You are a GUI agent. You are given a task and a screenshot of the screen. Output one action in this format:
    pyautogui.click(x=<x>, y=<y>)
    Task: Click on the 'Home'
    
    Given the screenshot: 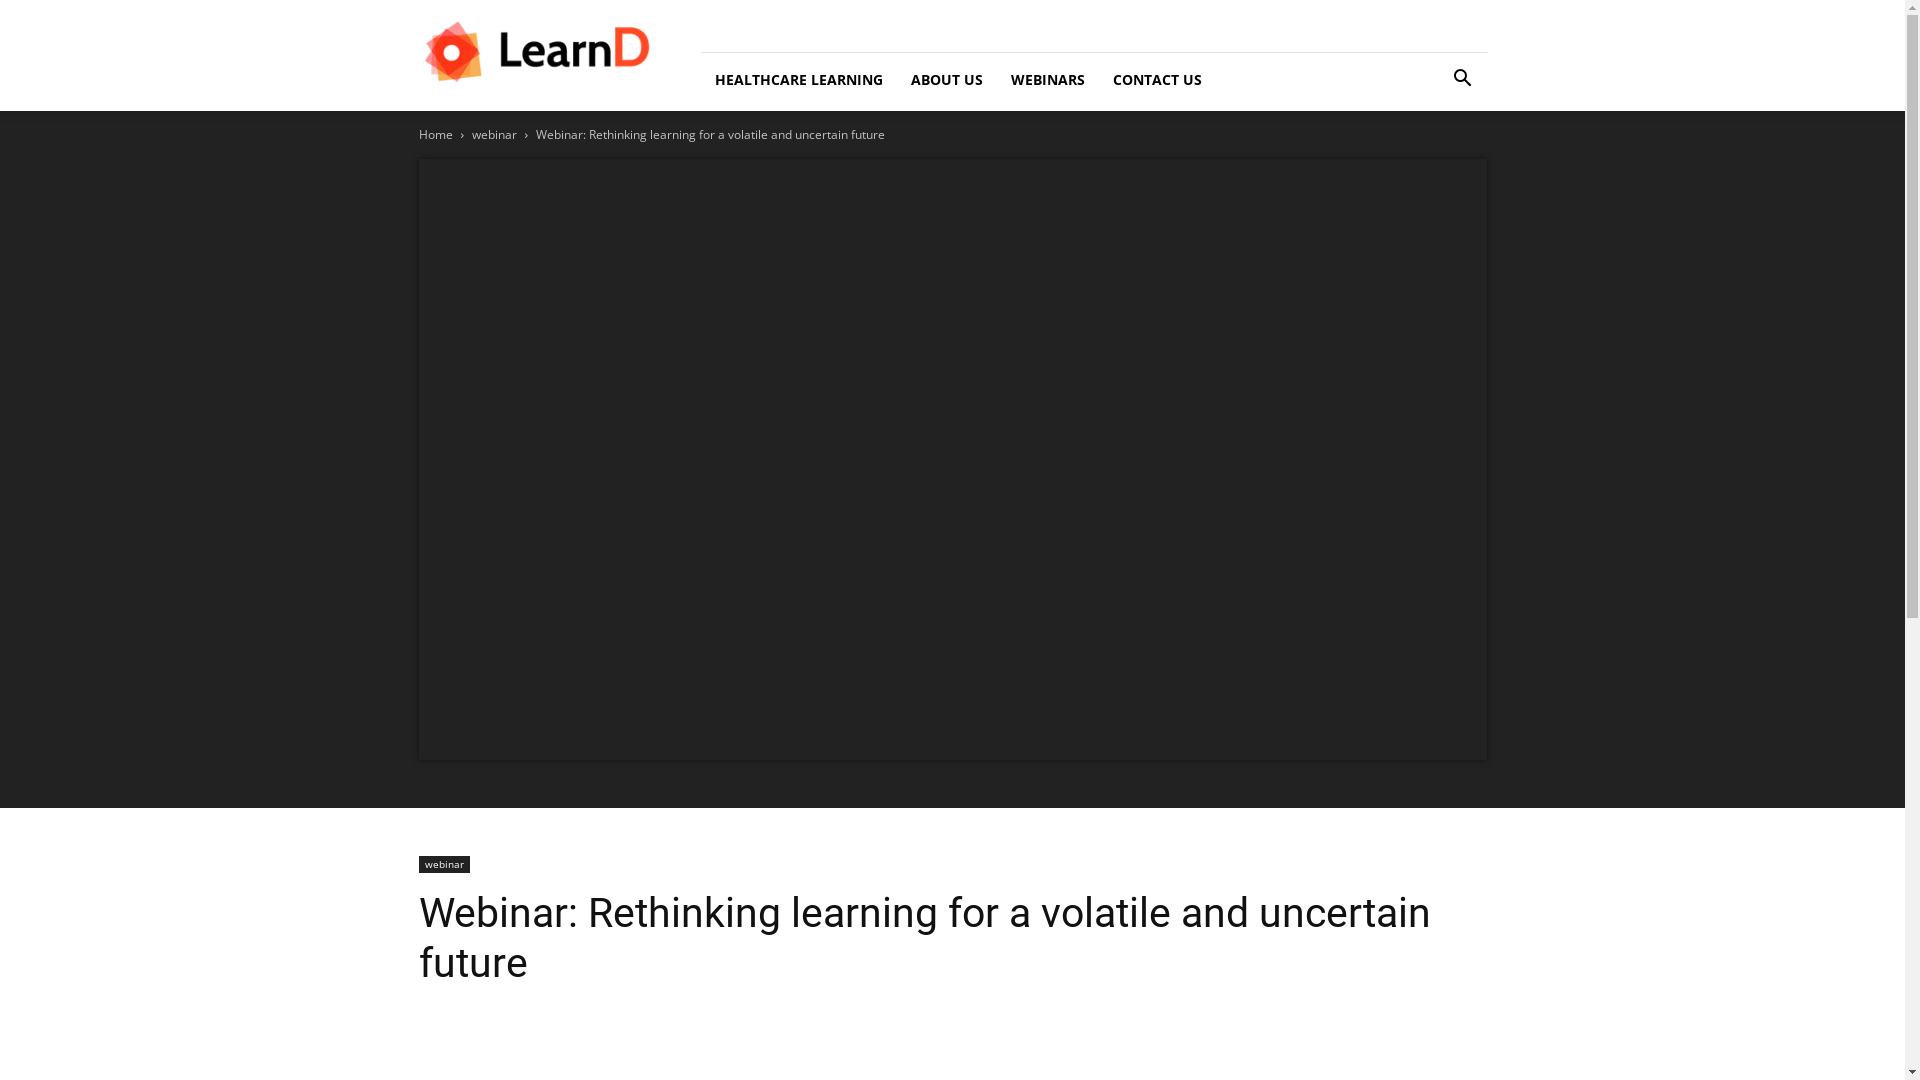 What is the action you would take?
    pyautogui.click(x=434, y=134)
    